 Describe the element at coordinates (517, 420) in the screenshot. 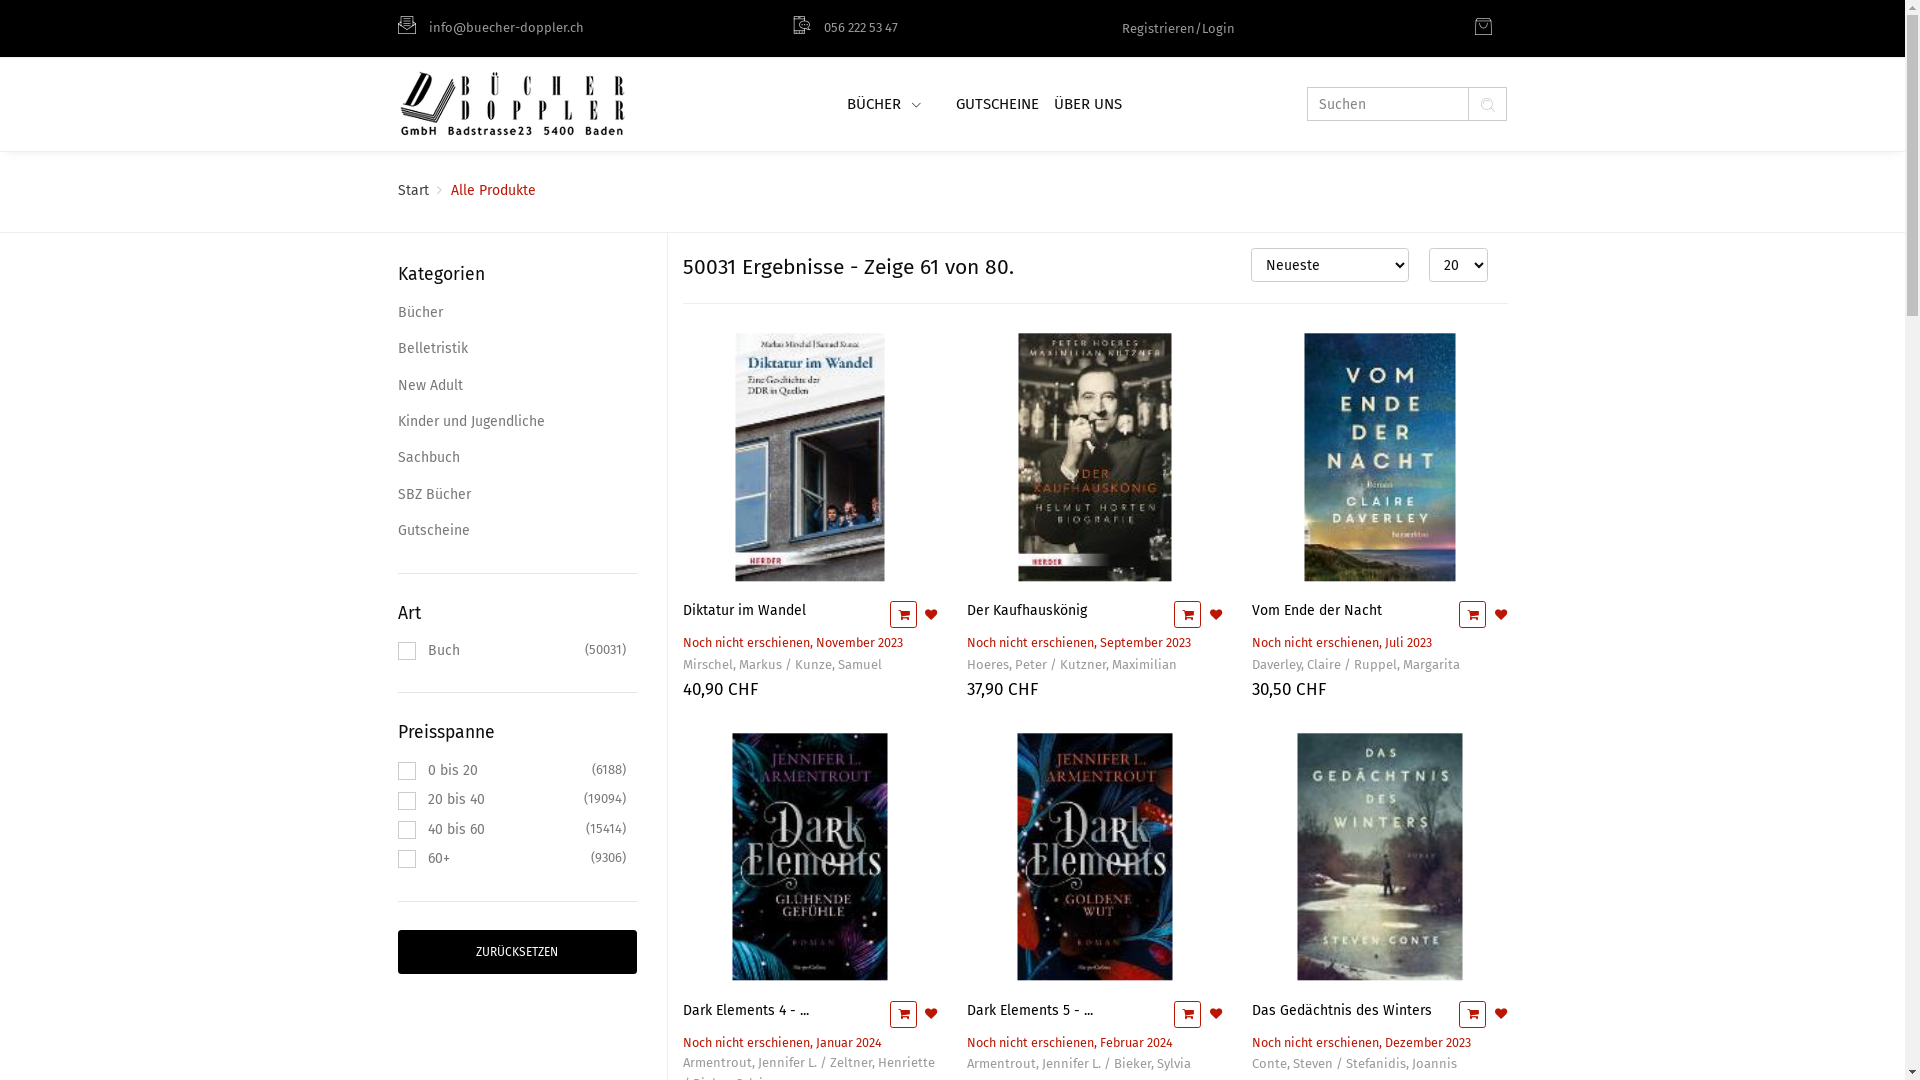

I see `'Kinder und Jugendliche'` at that location.